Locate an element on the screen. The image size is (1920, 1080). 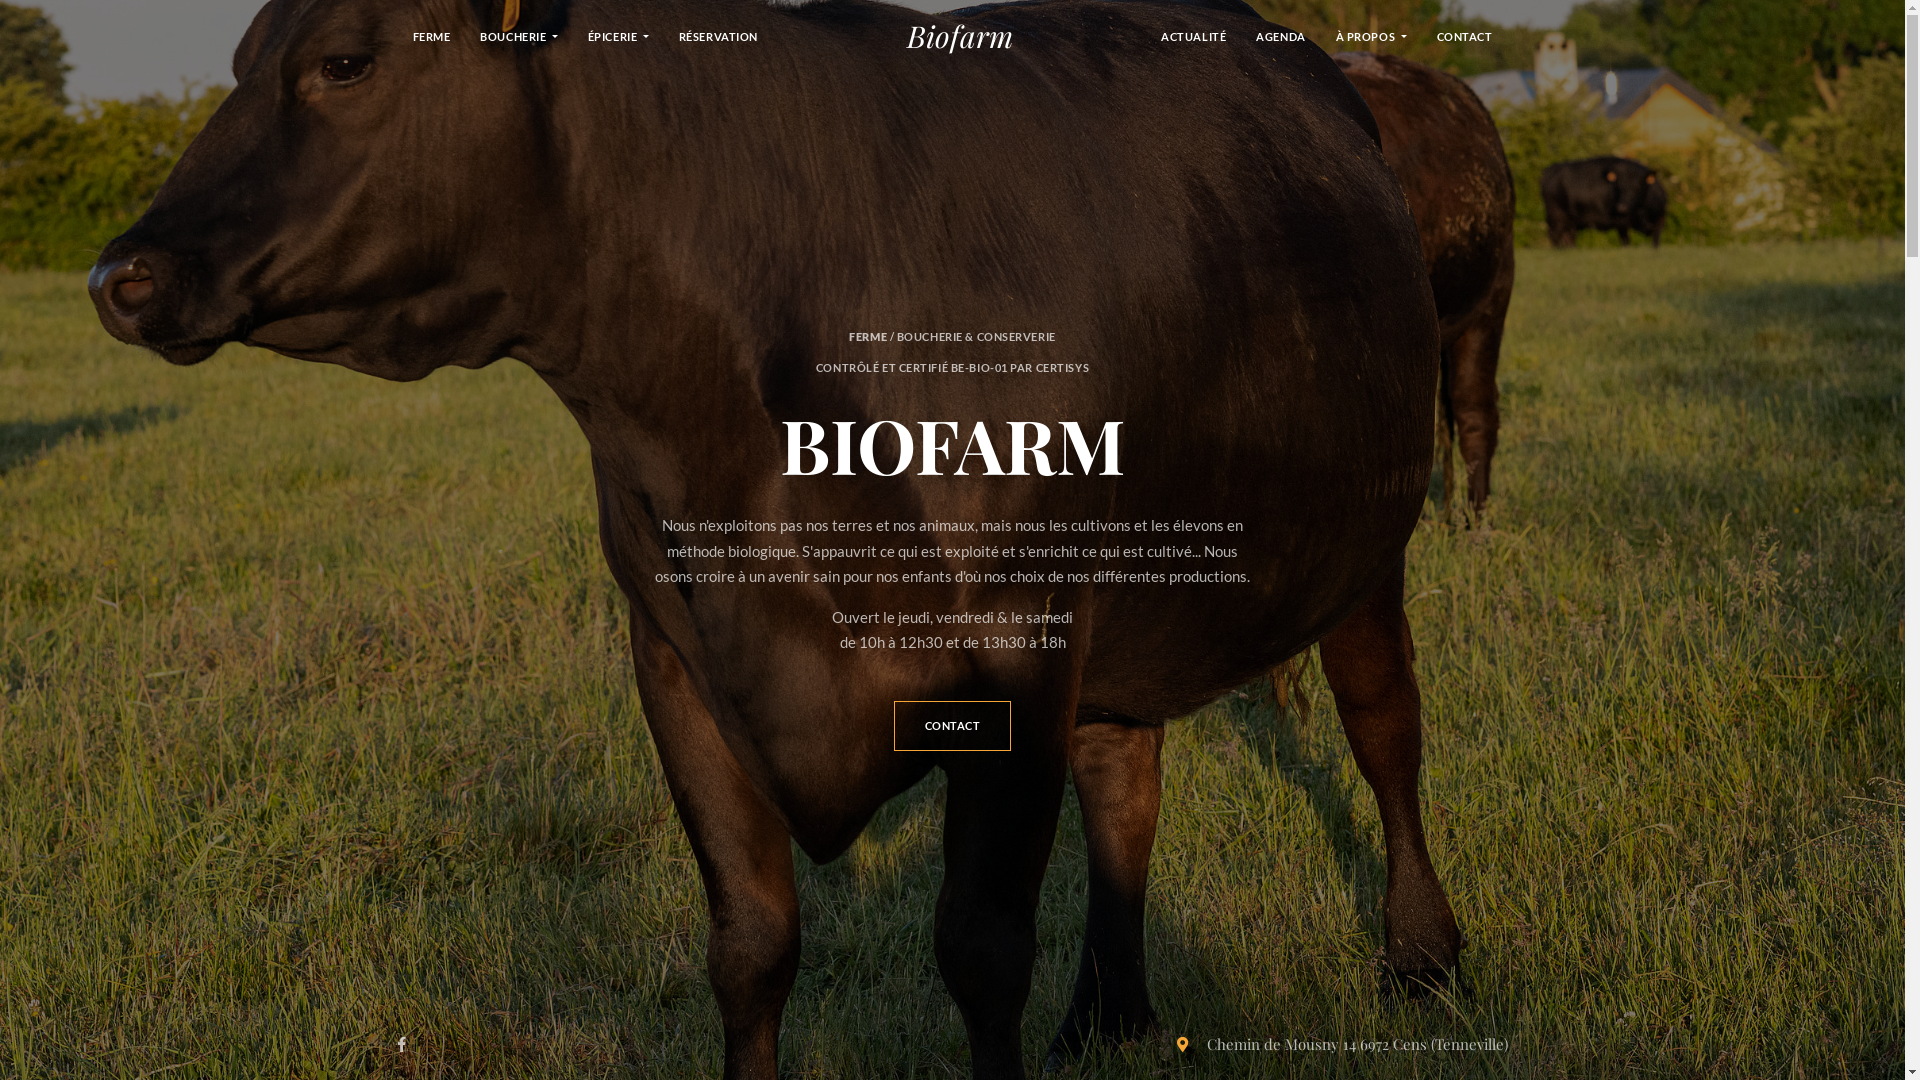
'FERME' is located at coordinates (431, 35).